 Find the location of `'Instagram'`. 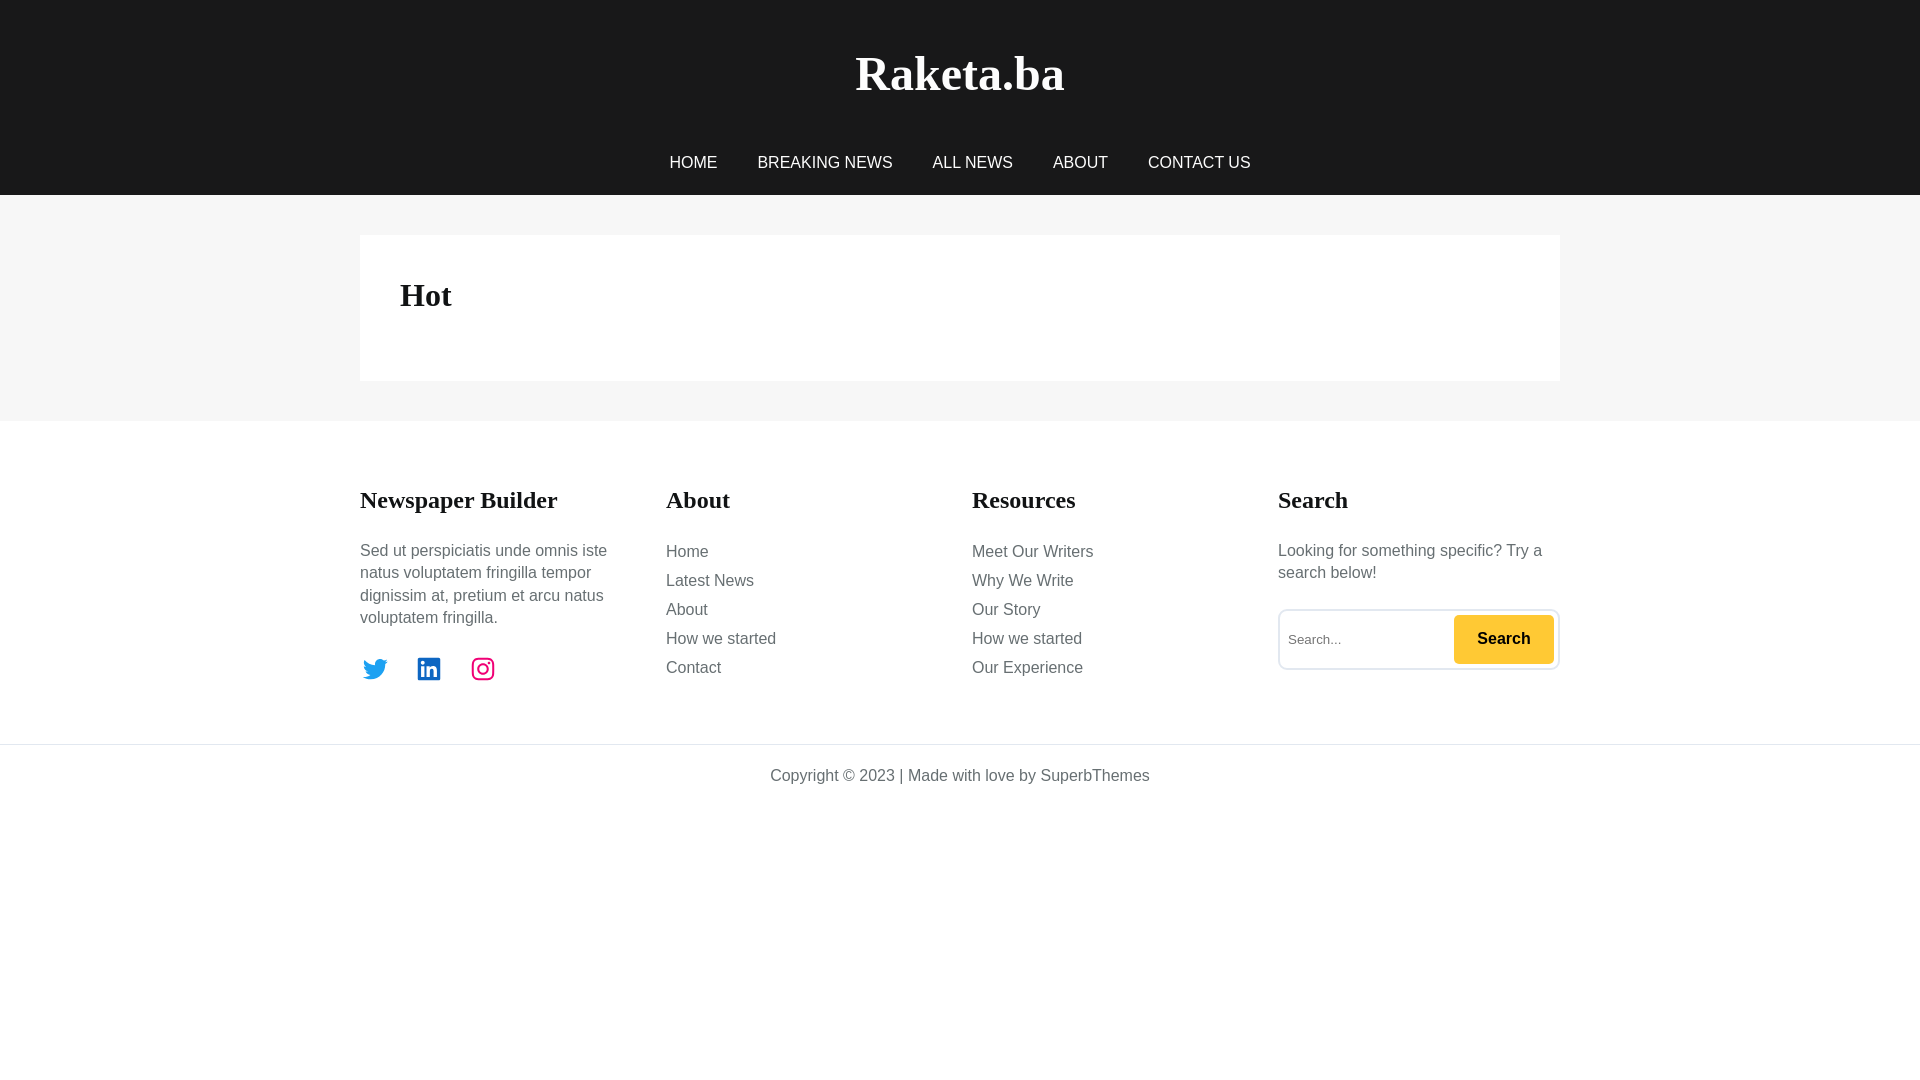

'Instagram' is located at coordinates (483, 668).